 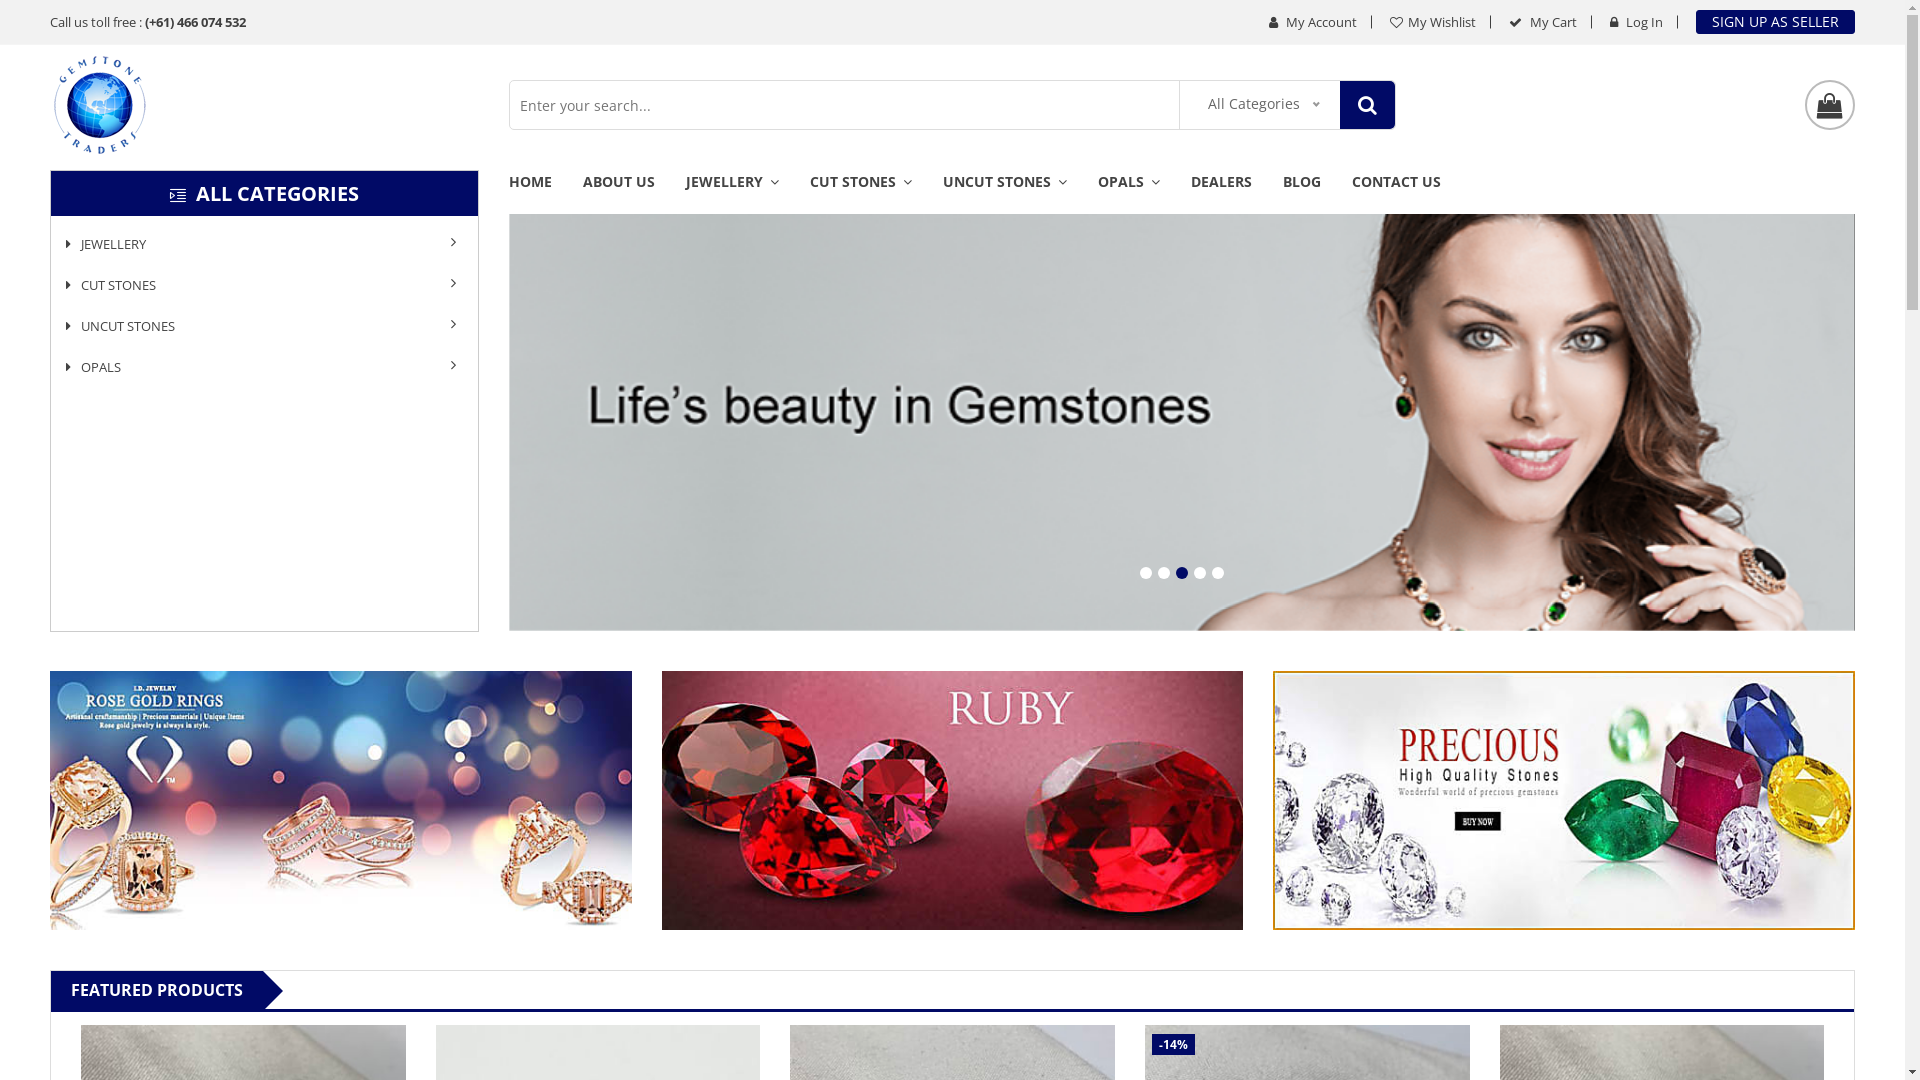 What do you see at coordinates (1220, 192) in the screenshot?
I see `'DEALERS'` at bounding box center [1220, 192].